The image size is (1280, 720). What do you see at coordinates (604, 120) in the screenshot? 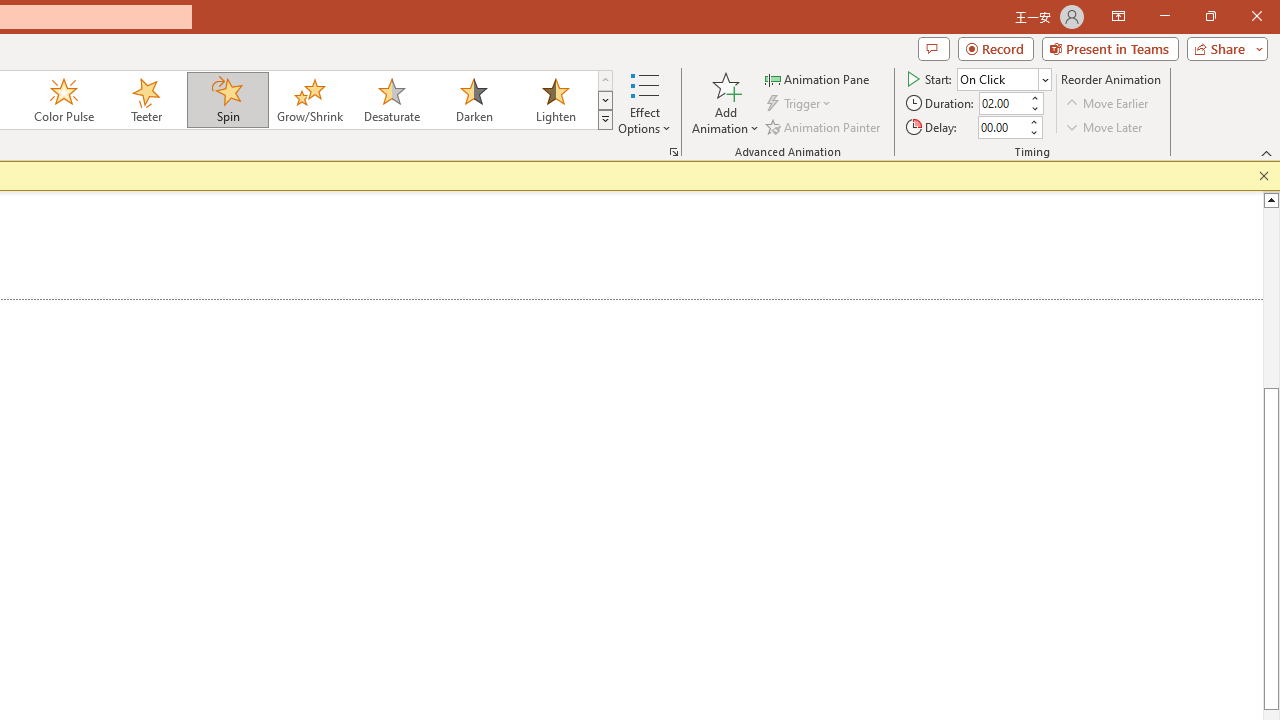
I see `'Animation Styles'` at bounding box center [604, 120].